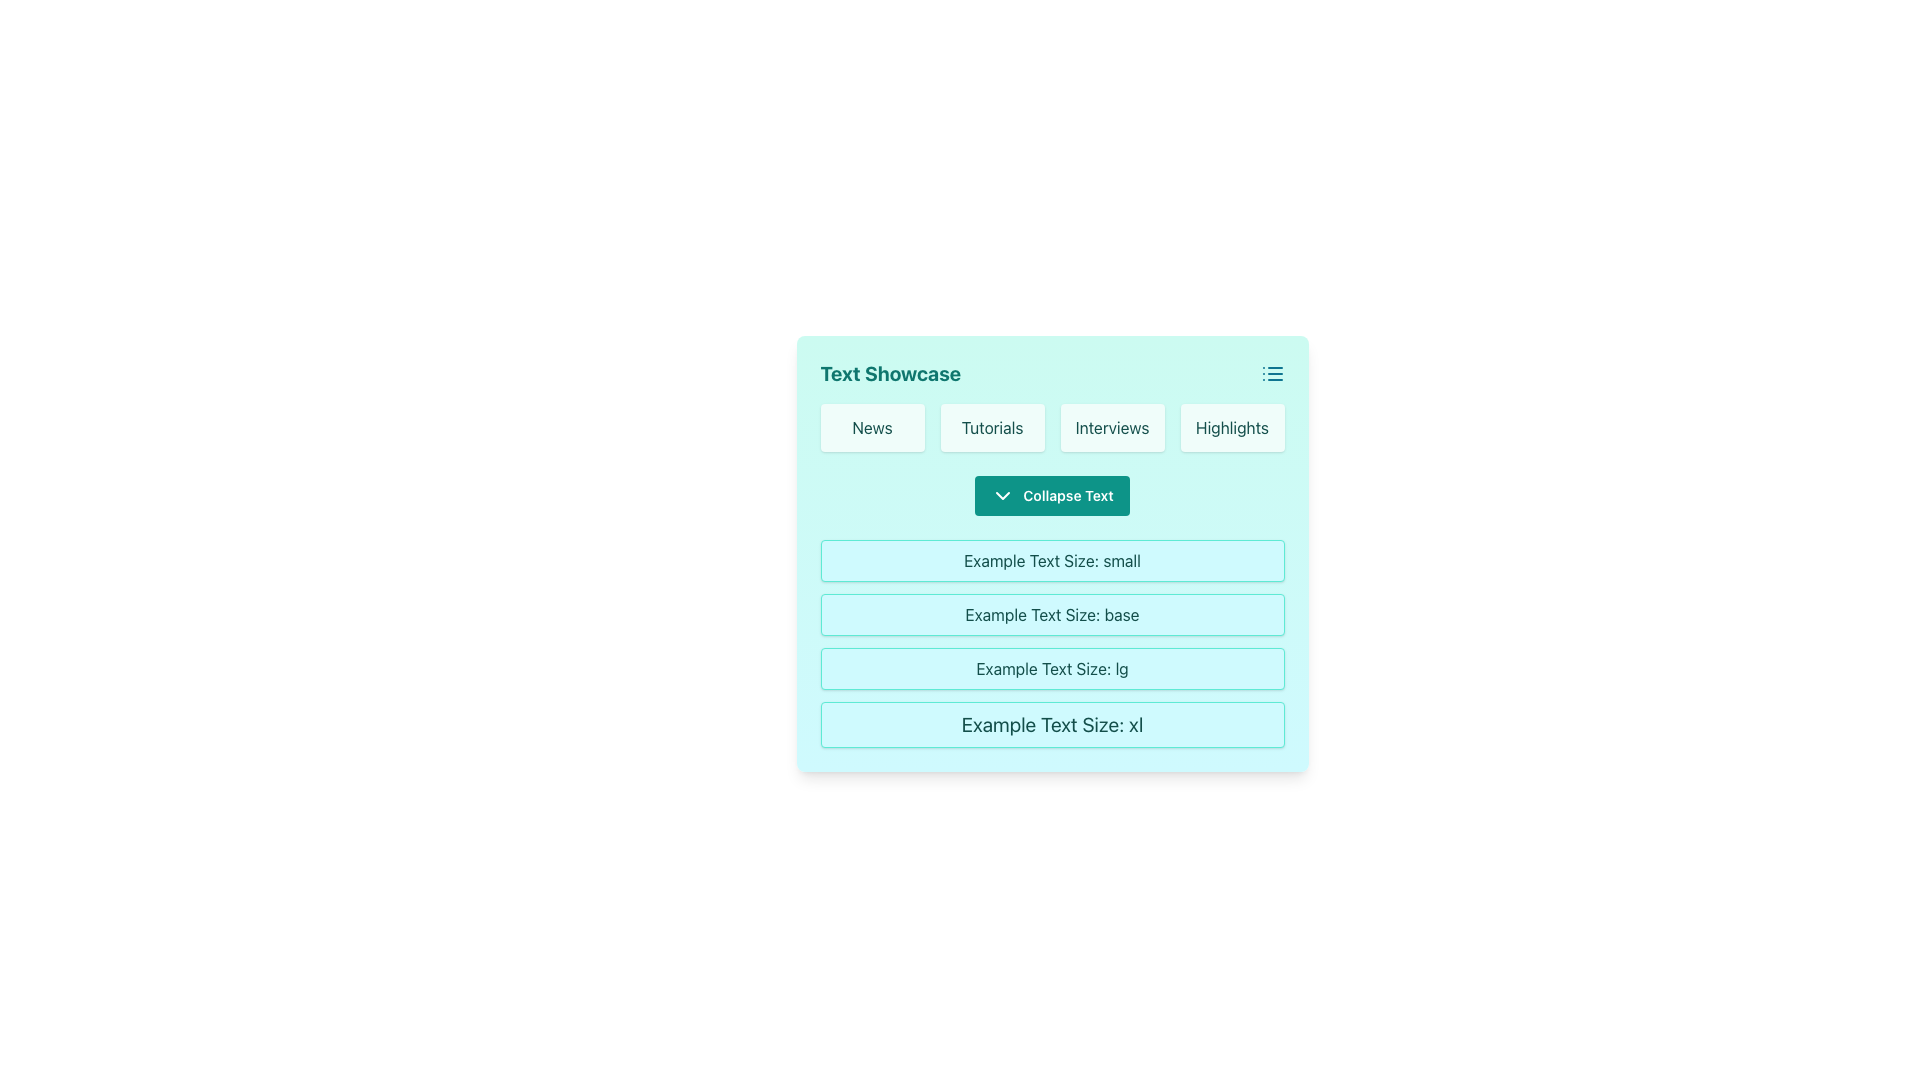  What do you see at coordinates (1231, 427) in the screenshot?
I see `the 'Highlights' button located in the top-right corner of the grid of navigation buttons` at bounding box center [1231, 427].